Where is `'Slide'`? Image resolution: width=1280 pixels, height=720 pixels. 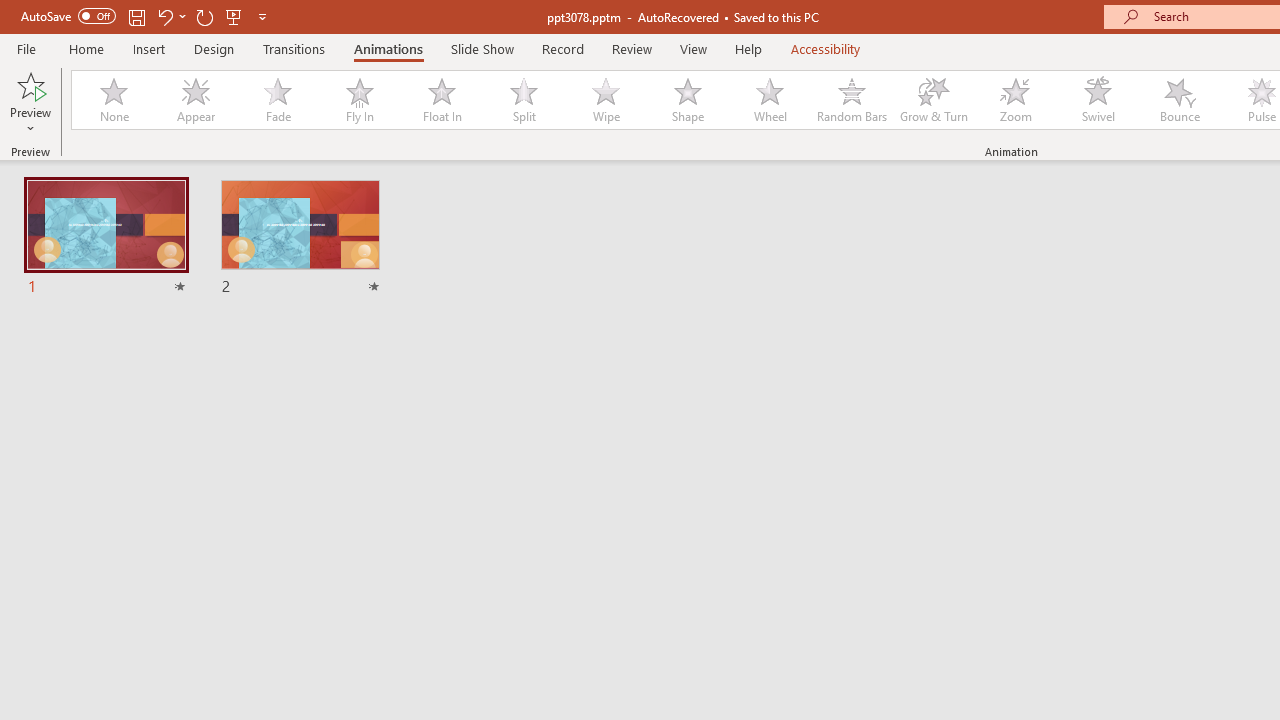 'Slide' is located at coordinates (299, 237).